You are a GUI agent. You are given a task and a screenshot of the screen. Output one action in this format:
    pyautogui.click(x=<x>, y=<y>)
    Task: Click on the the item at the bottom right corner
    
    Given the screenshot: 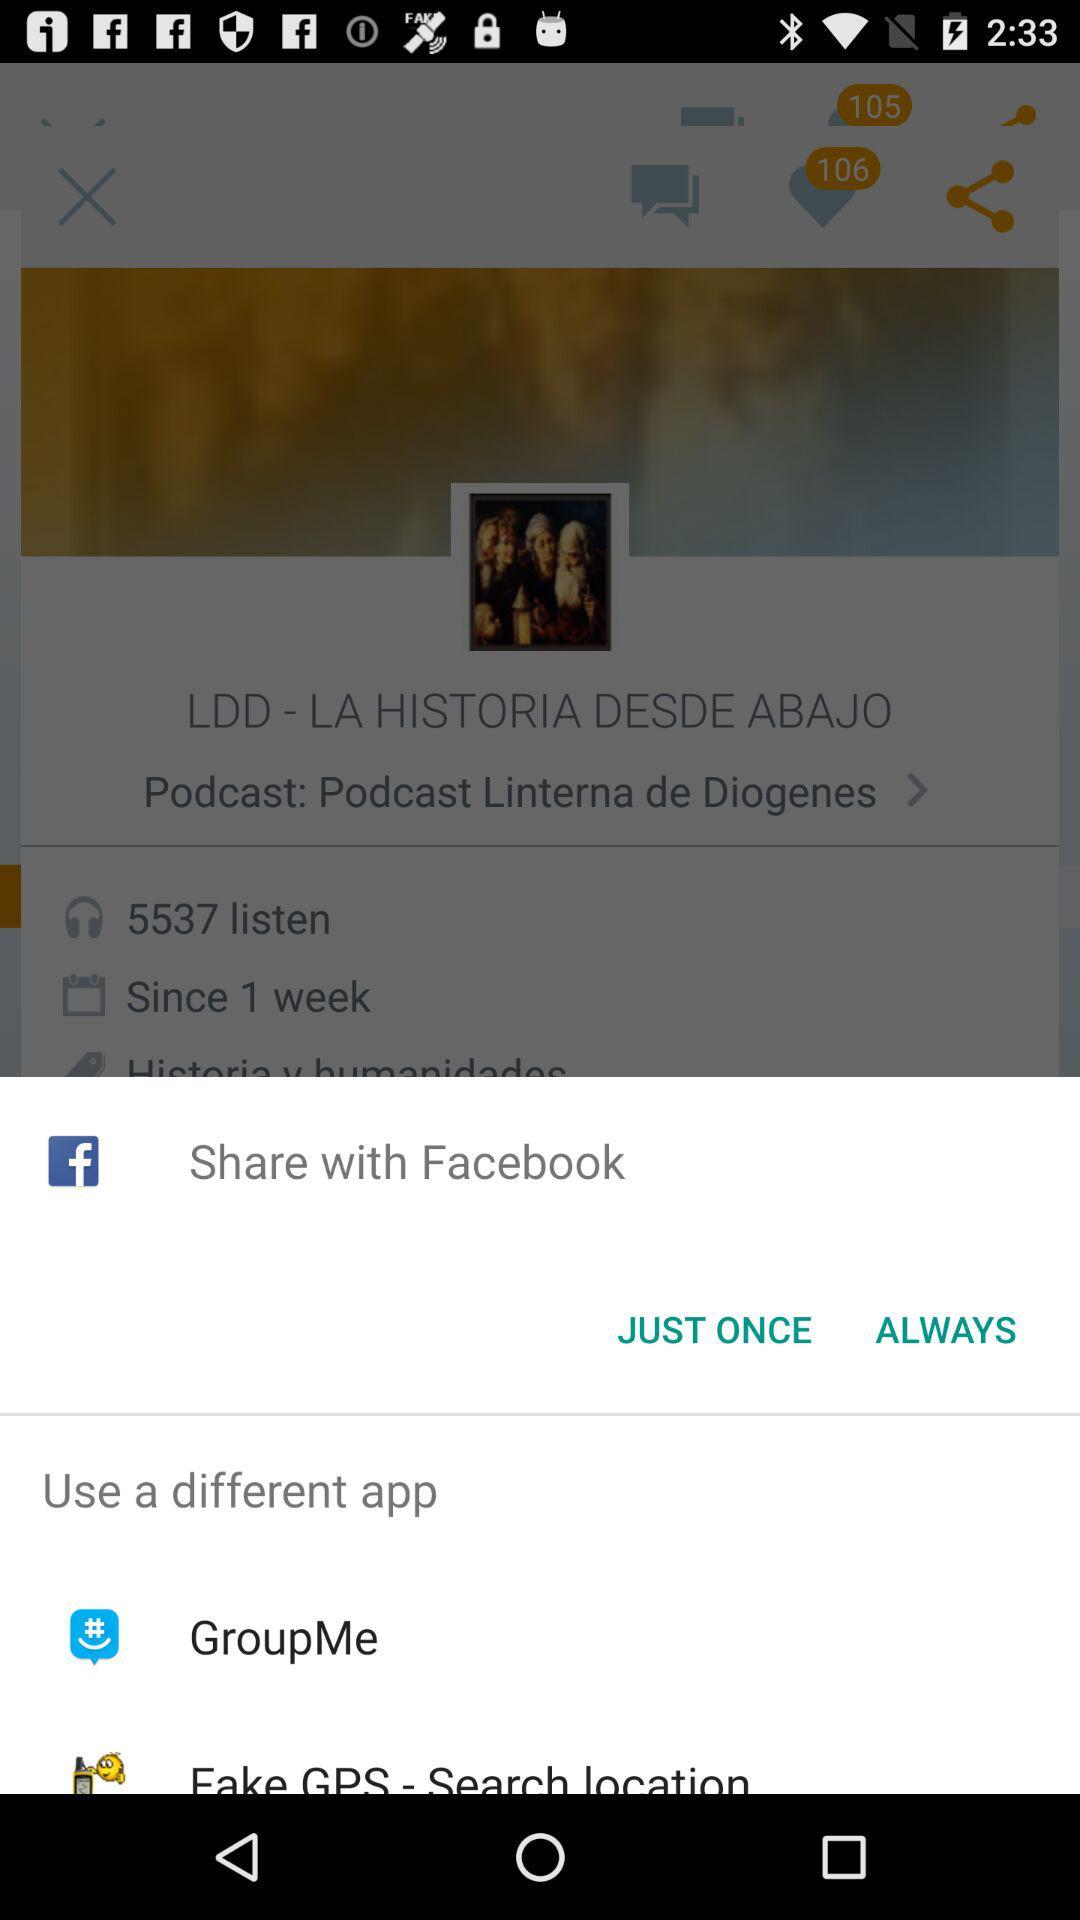 What is the action you would take?
    pyautogui.click(x=945, y=1329)
    